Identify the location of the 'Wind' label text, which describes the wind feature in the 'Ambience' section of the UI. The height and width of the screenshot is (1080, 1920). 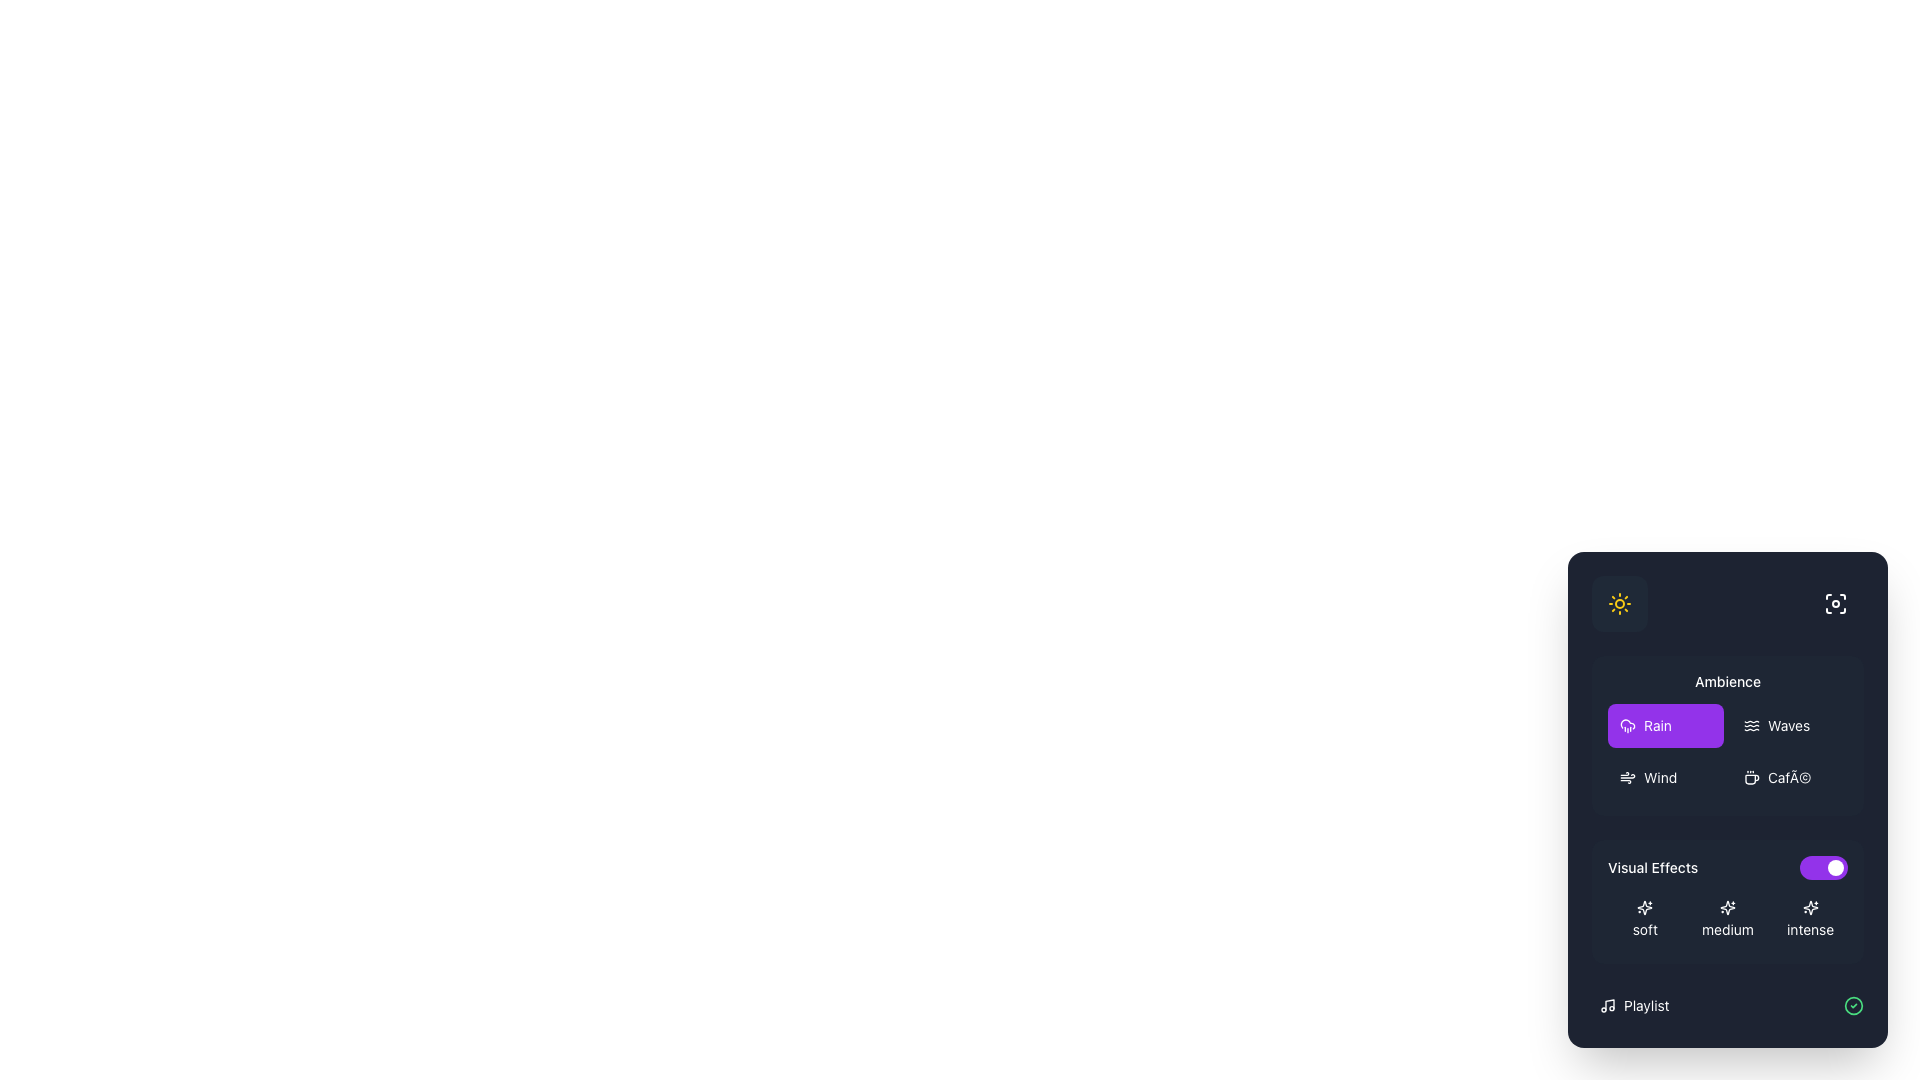
(1660, 777).